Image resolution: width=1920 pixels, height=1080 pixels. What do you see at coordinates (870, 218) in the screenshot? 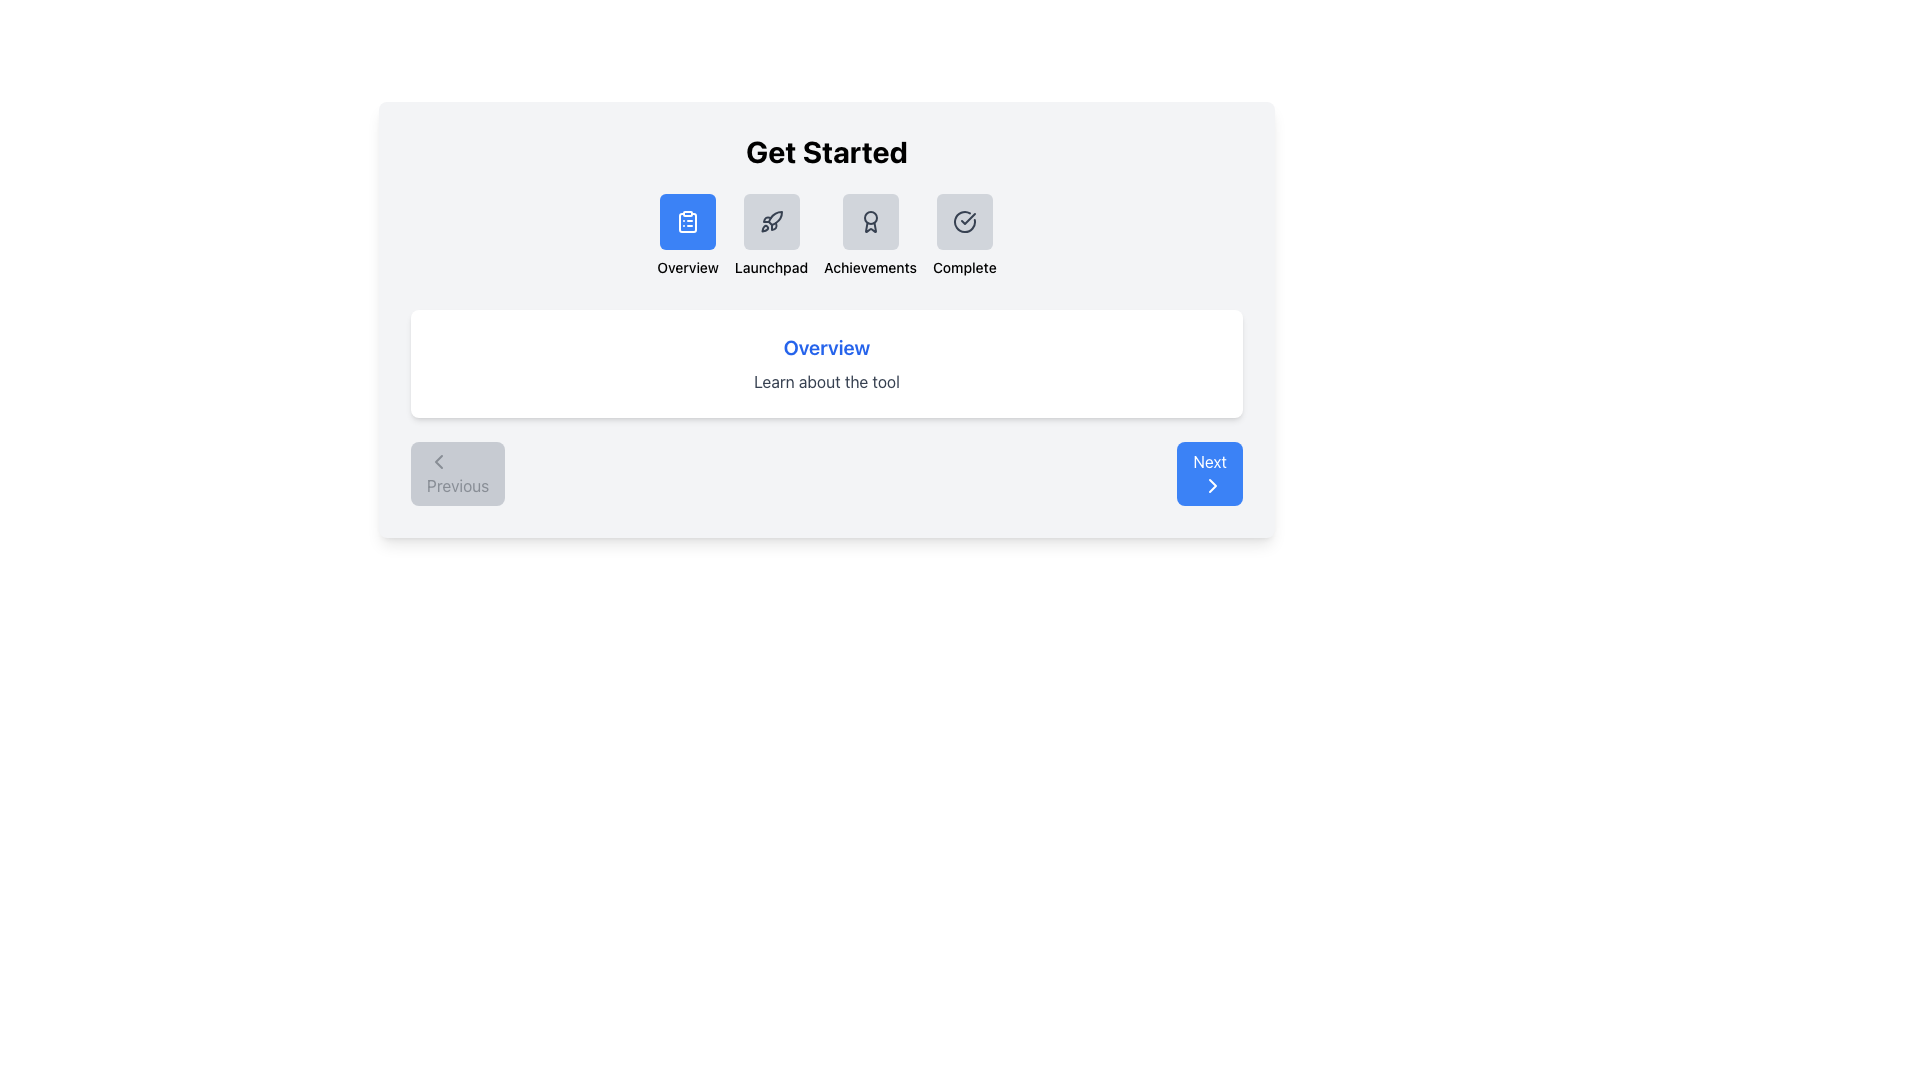
I see `the SVG-based circle component located in the Achievements section beneath the 'Get Started' title, which serves as a decorative graphical representation` at bounding box center [870, 218].